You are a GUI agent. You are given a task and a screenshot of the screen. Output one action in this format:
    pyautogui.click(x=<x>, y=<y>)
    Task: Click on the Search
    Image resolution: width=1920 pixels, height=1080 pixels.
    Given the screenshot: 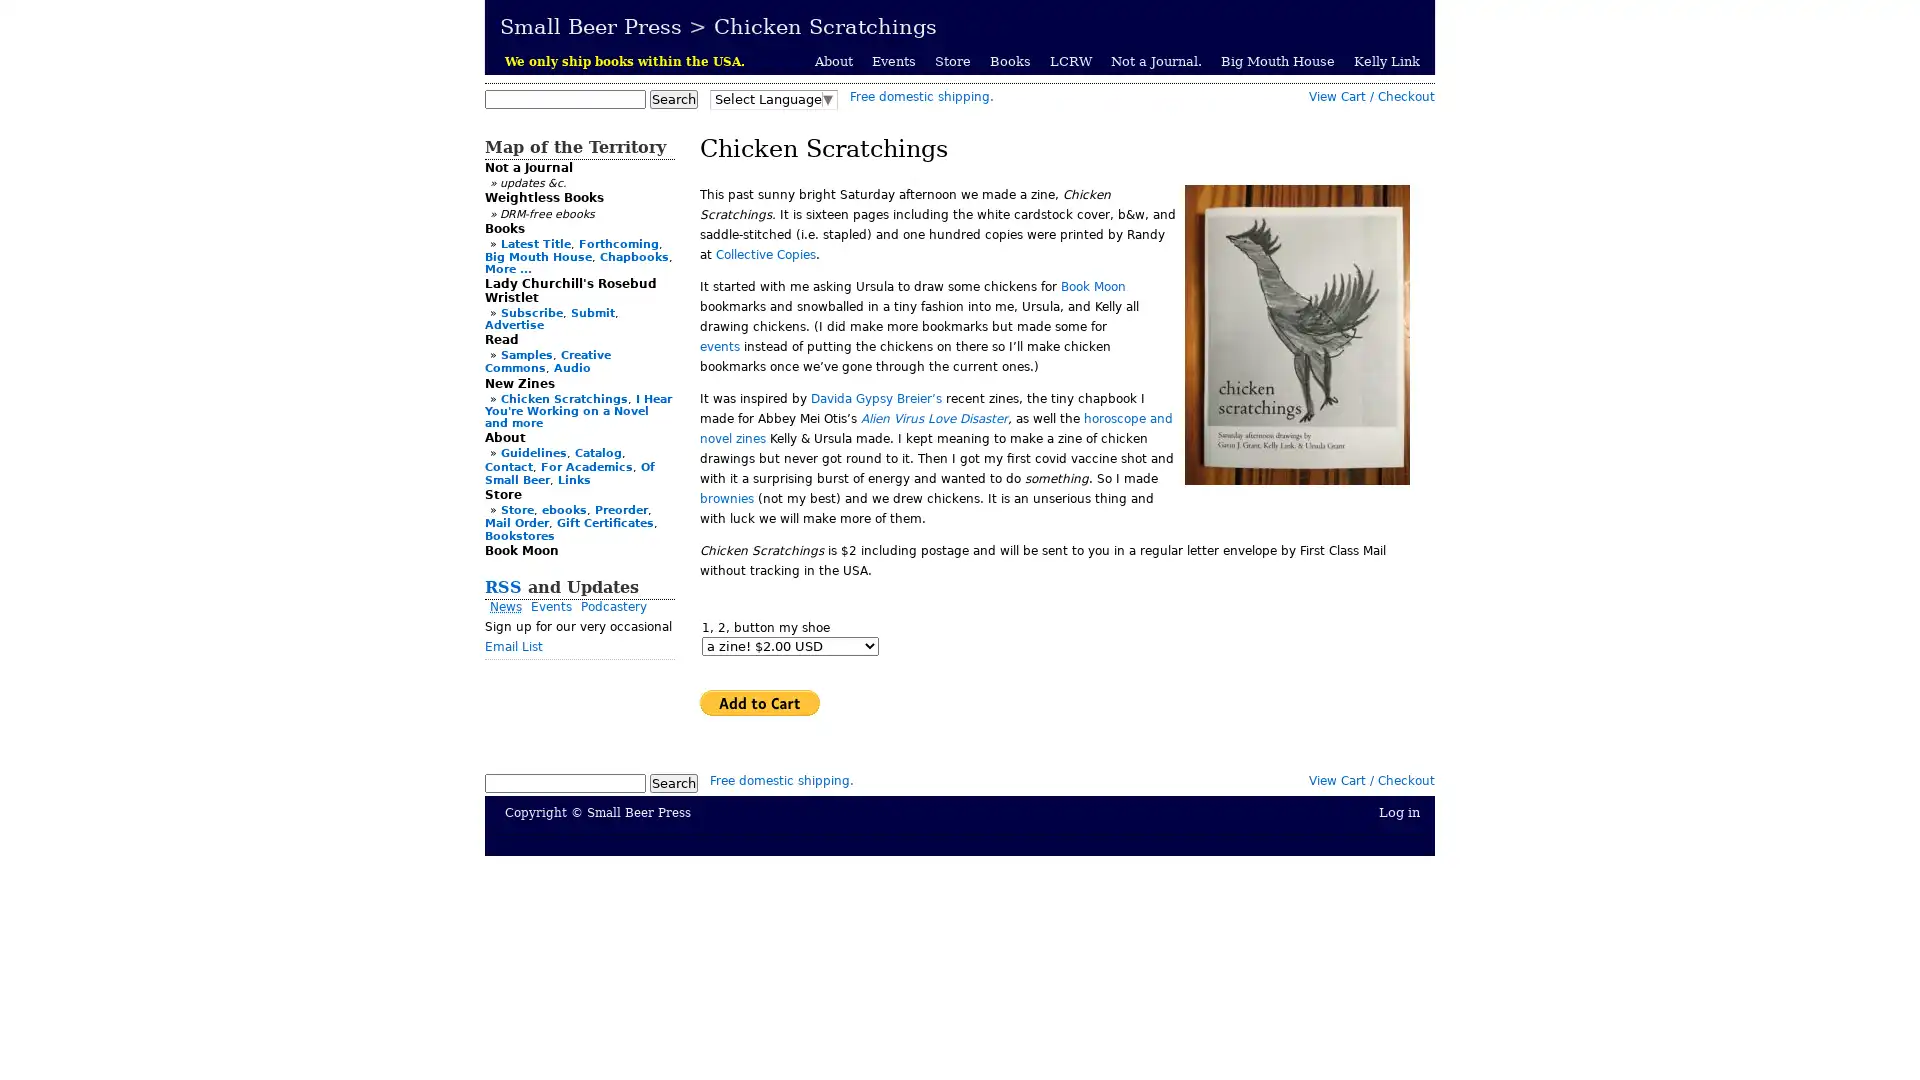 What is the action you would take?
    pyautogui.click(x=673, y=782)
    